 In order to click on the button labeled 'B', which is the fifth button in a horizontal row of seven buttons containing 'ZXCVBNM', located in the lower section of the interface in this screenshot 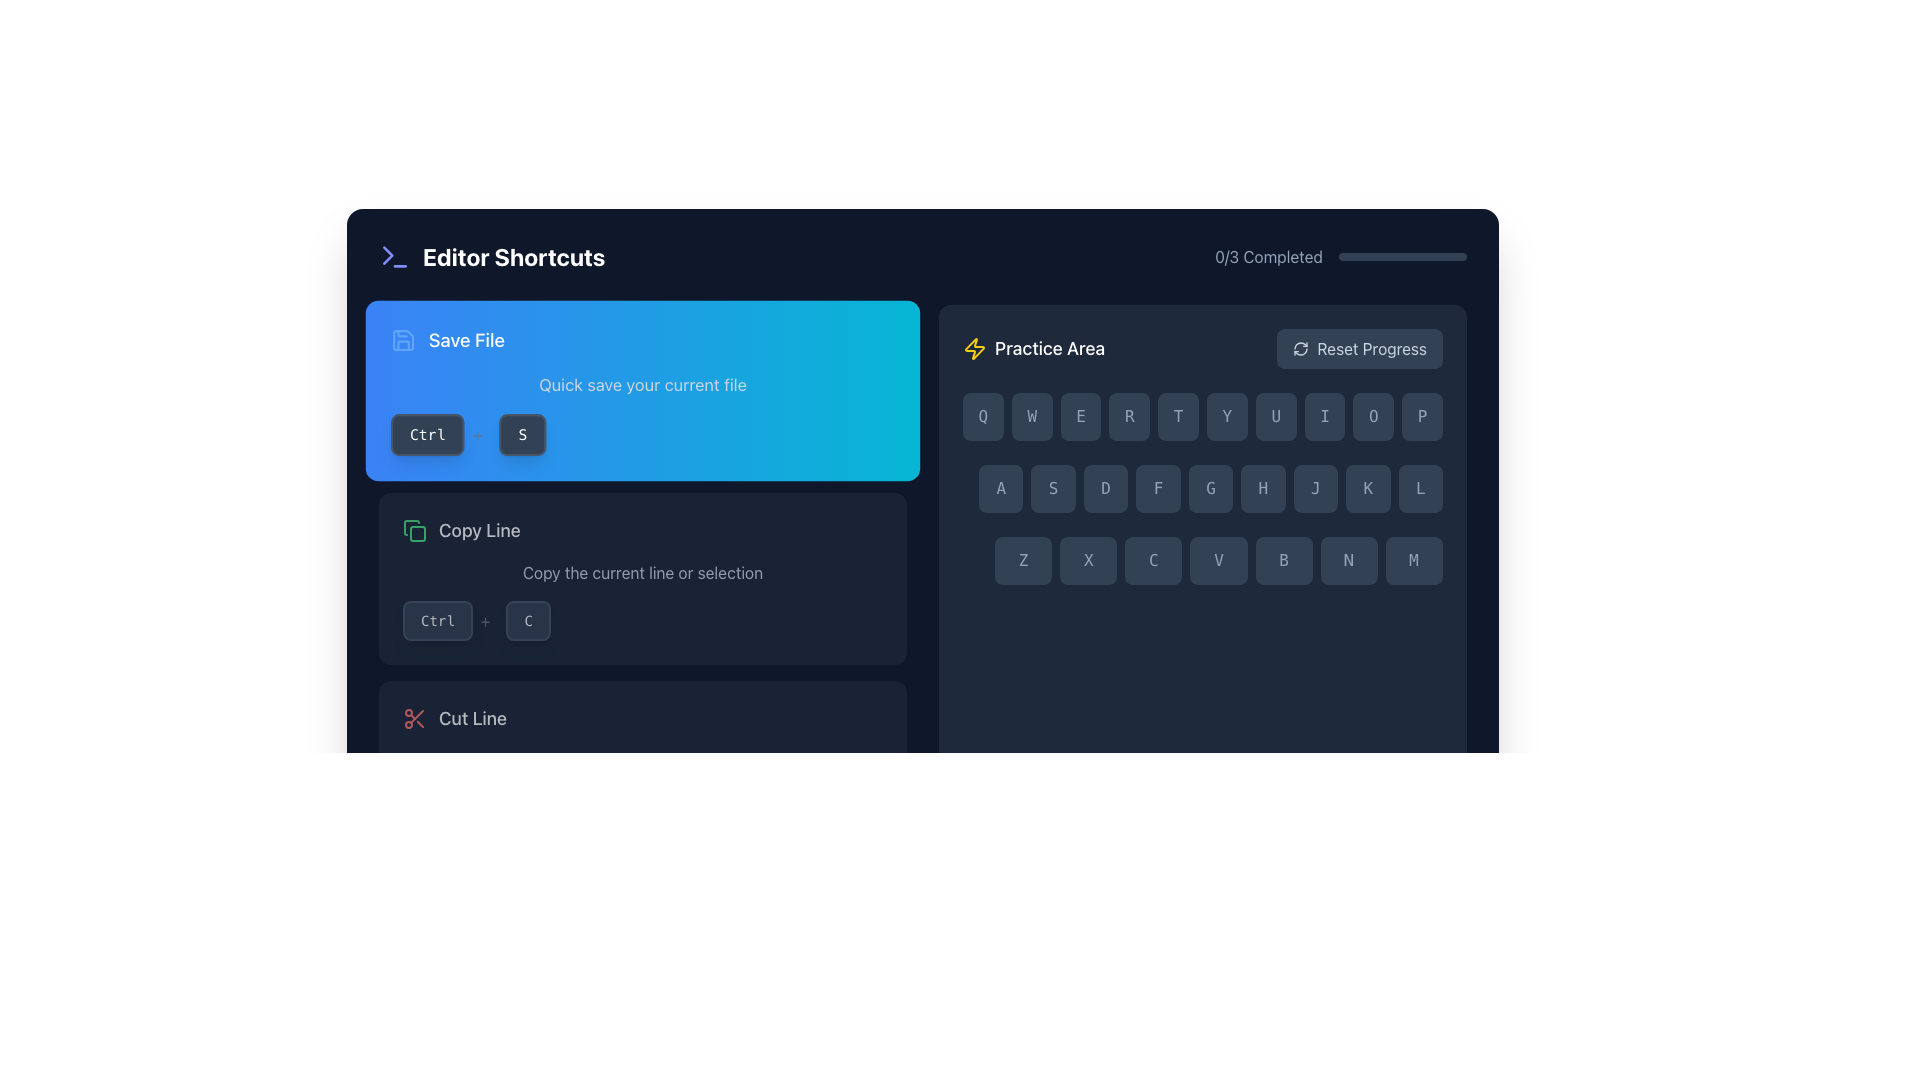, I will do `click(1283, 560)`.